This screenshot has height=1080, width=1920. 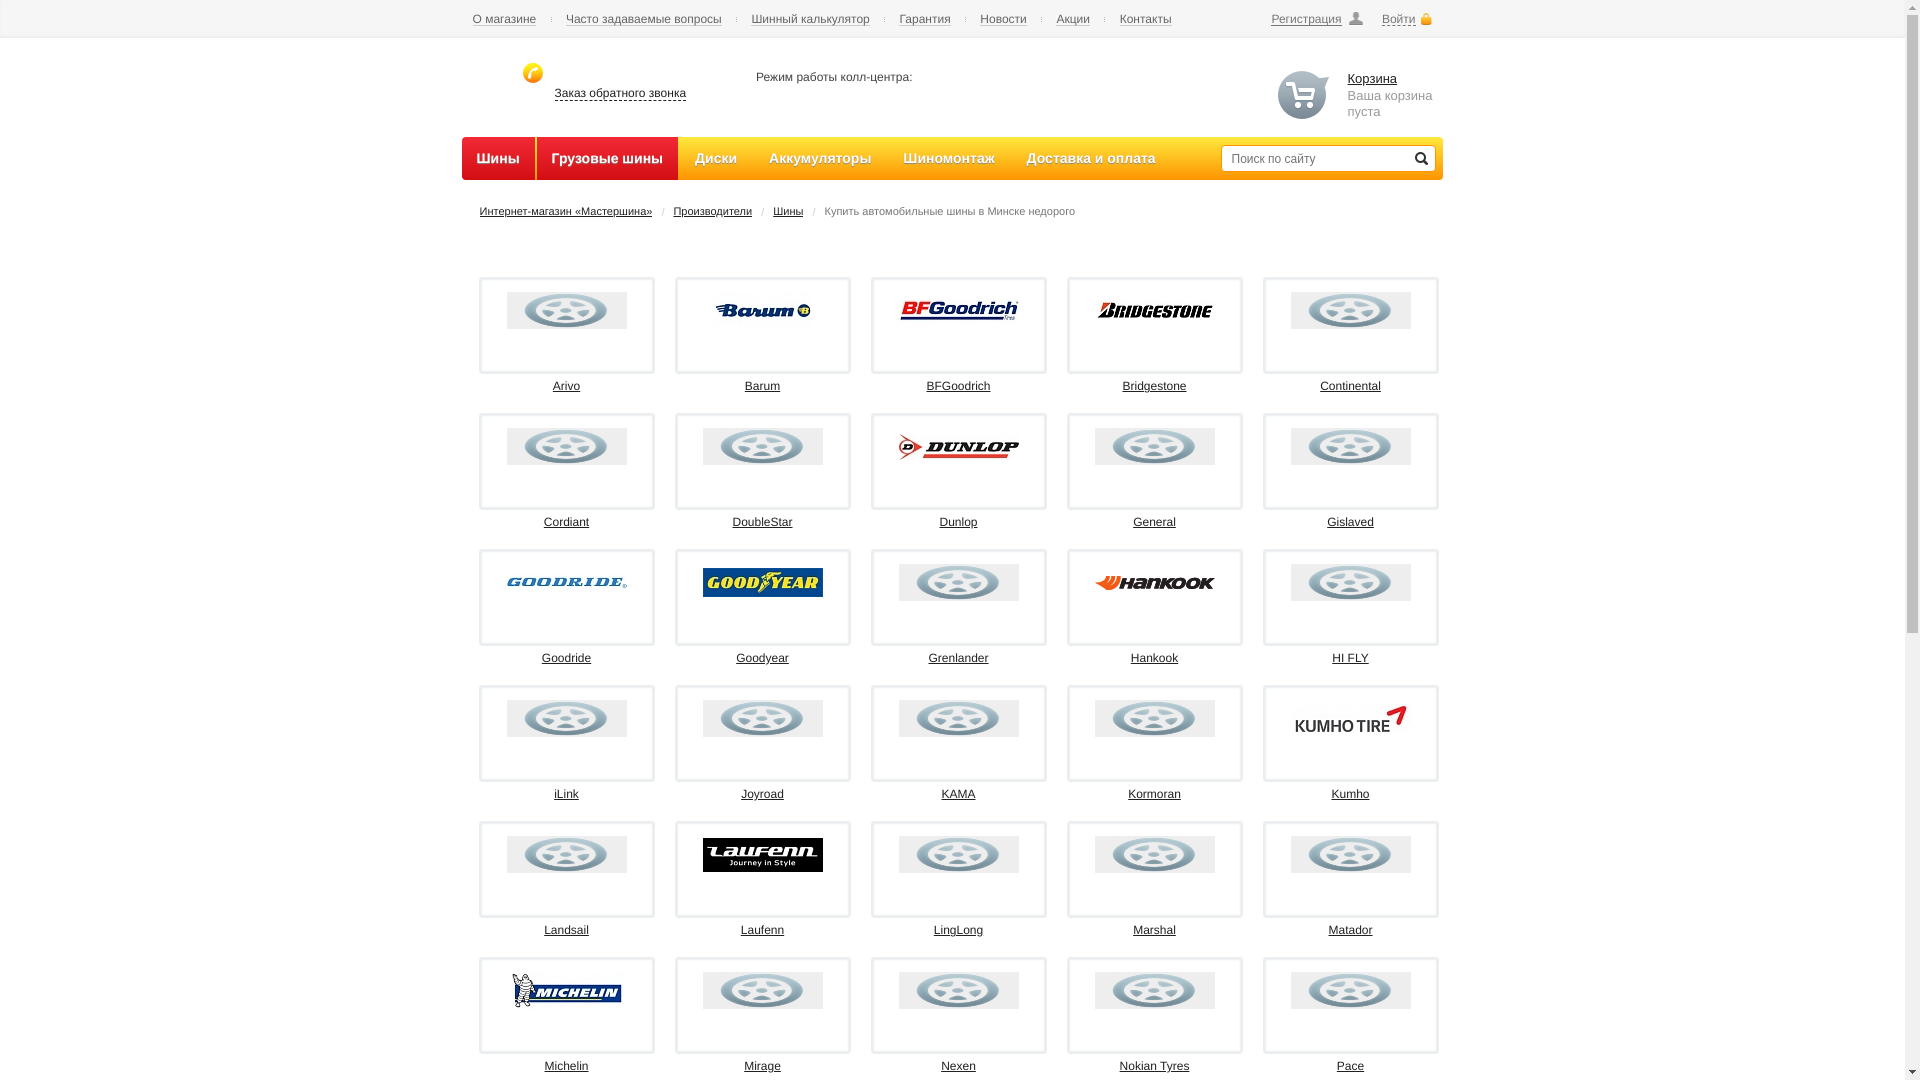 What do you see at coordinates (957, 1064) in the screenshot?
I see `'Nexen'` at bounding box center [957, 1064].